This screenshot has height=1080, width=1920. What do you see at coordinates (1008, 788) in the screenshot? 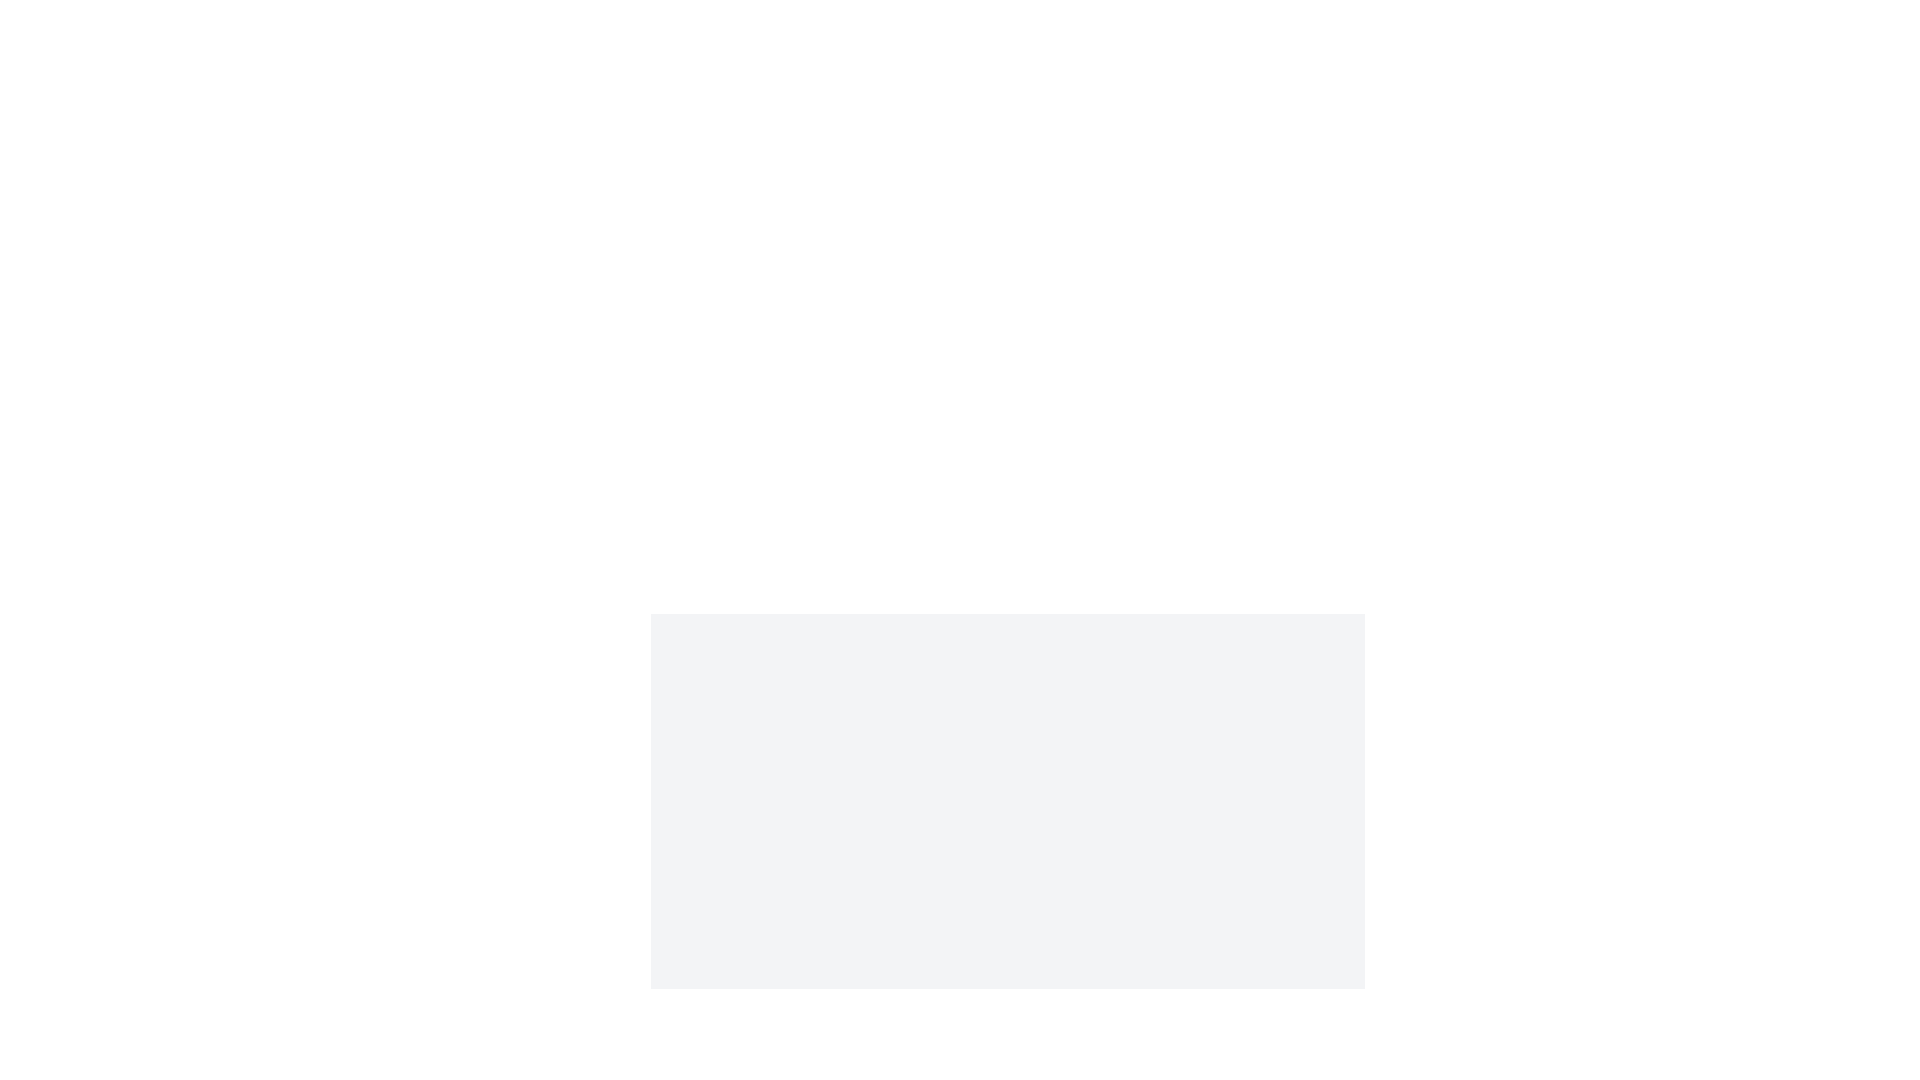
I see `the image and select Remove from the context menu` at bounding box center [1008, 788].